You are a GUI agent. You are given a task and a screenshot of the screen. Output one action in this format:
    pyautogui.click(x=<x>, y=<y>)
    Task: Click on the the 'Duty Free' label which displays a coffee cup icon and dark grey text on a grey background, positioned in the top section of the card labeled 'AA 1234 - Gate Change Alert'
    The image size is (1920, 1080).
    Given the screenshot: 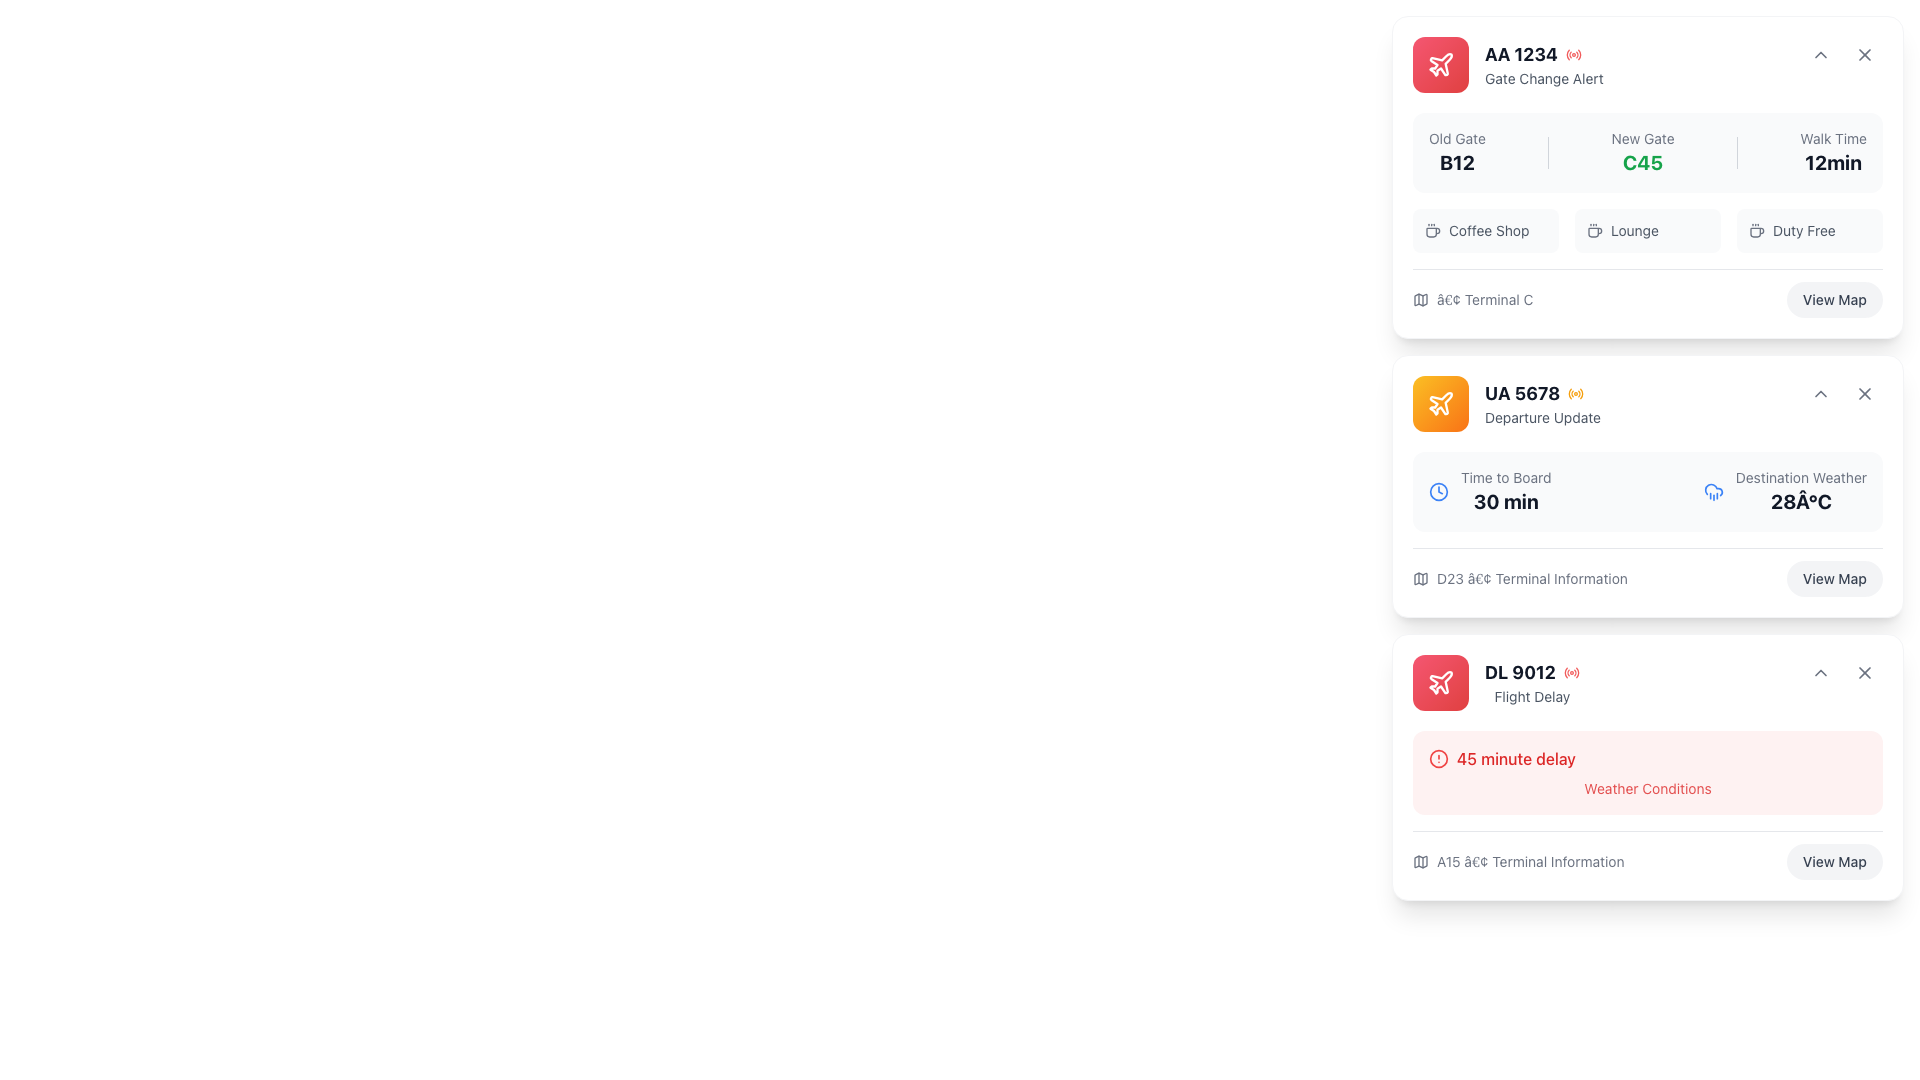 What is the action you would take?
    pyautogui.click(x=1809, y=230)
    